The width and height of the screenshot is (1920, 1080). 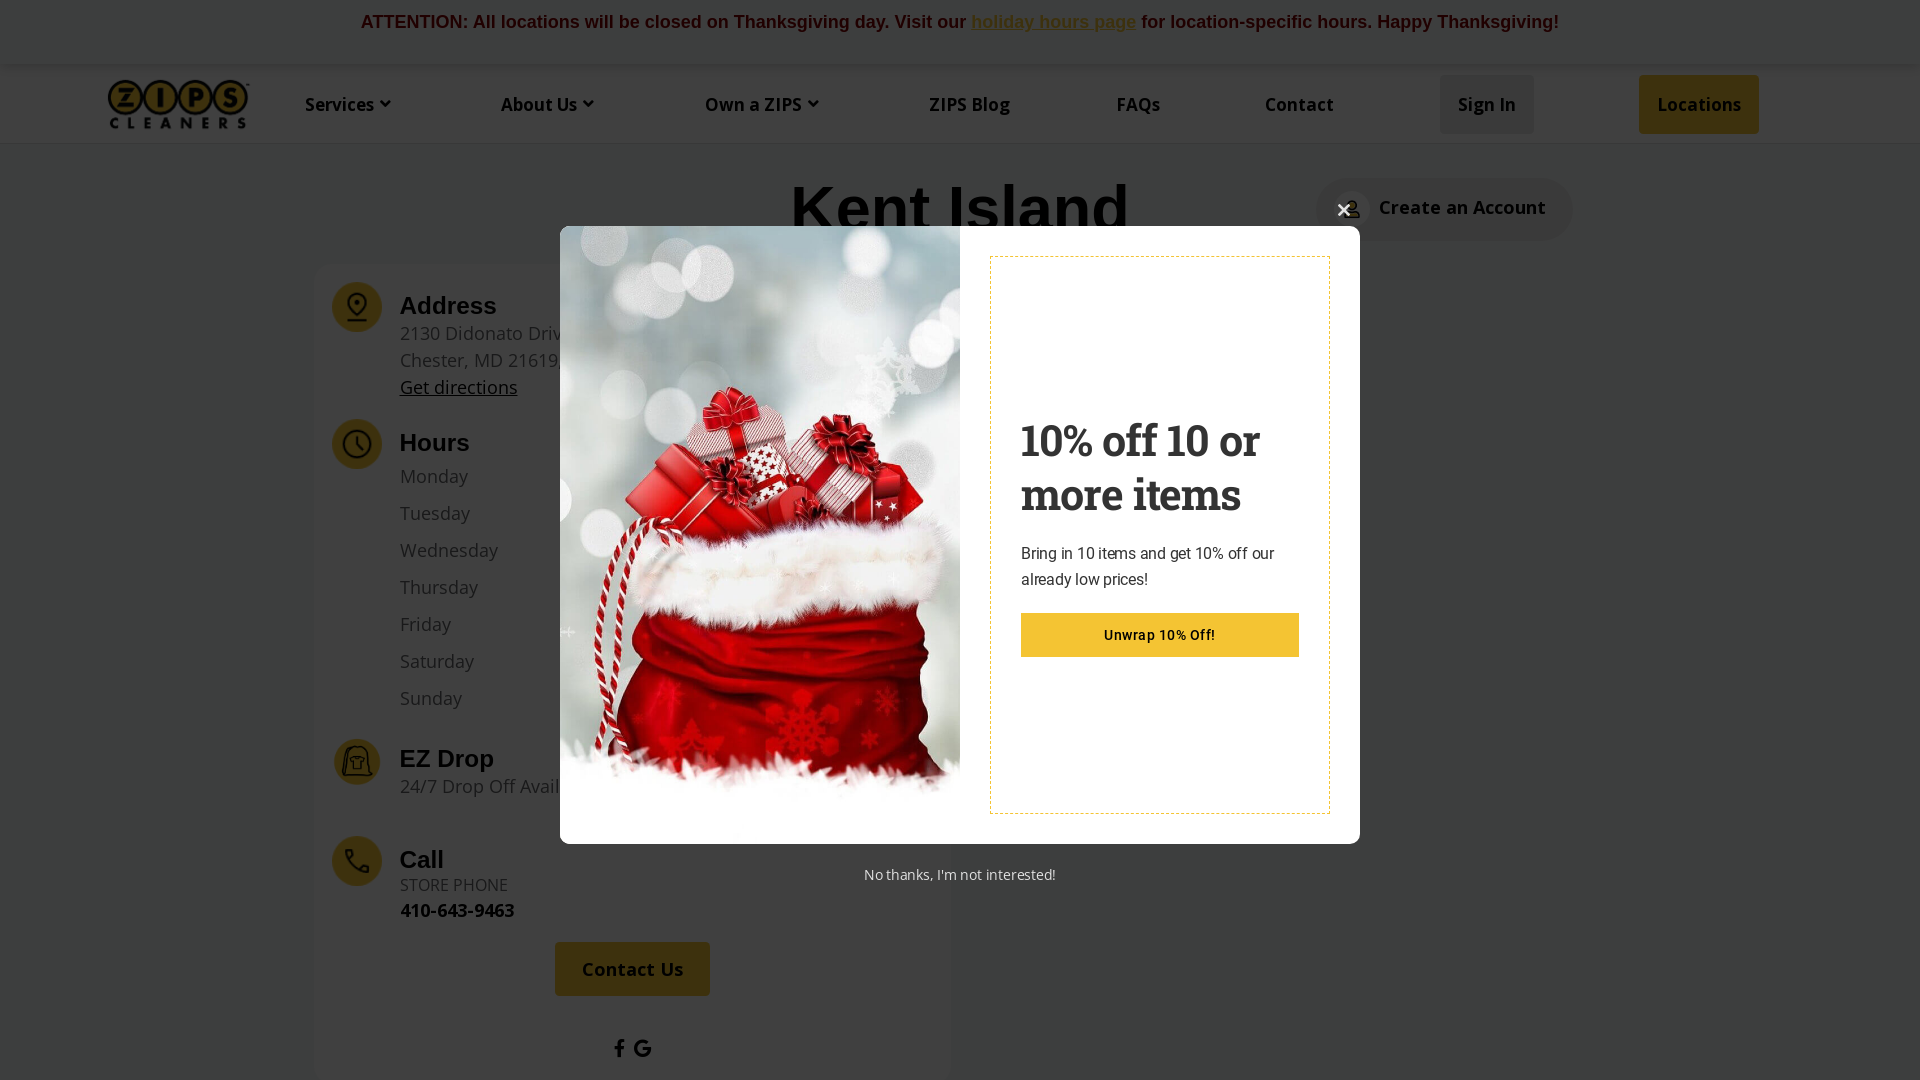 What do you see at coordinates (969, 104) in the screenshot?
I see `'ZIPS Blog'` at bounding box center [969, 104].